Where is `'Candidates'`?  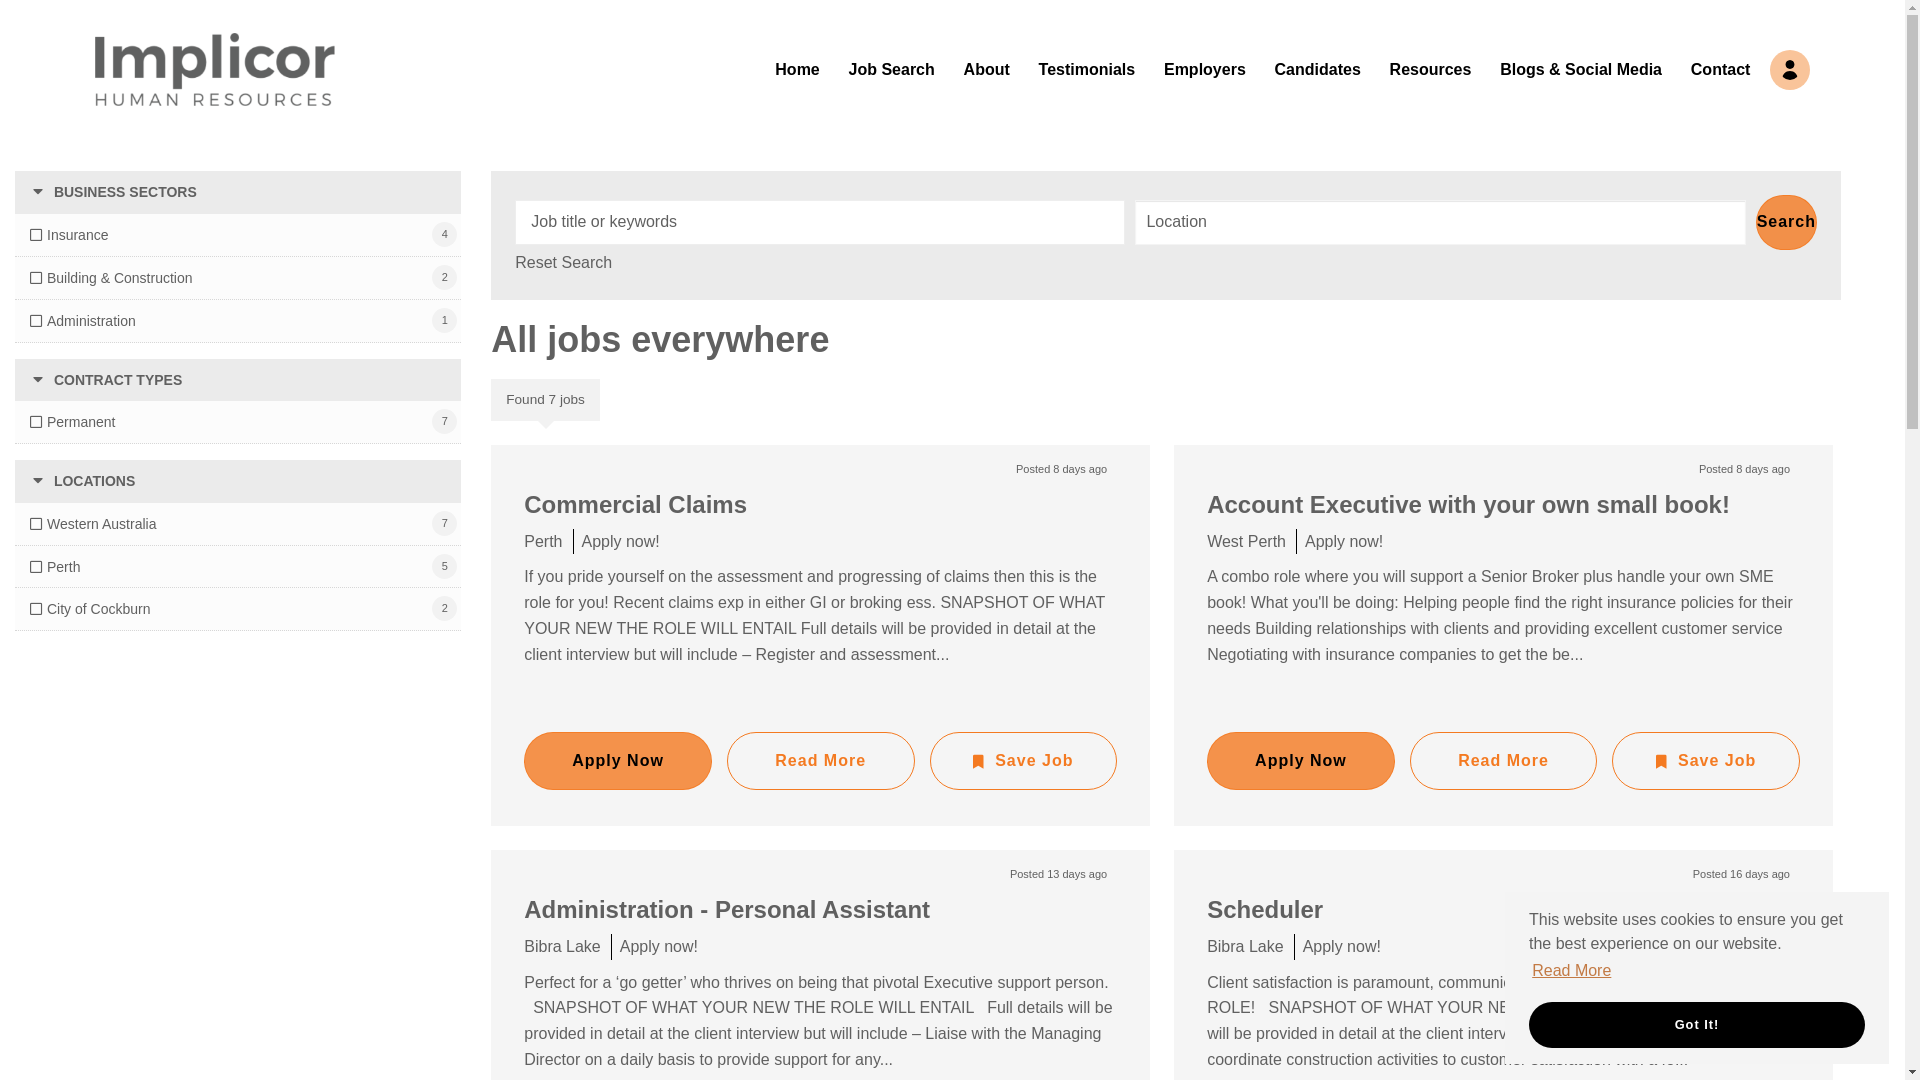 'Candidates' is located at coordinates (1318, 68).